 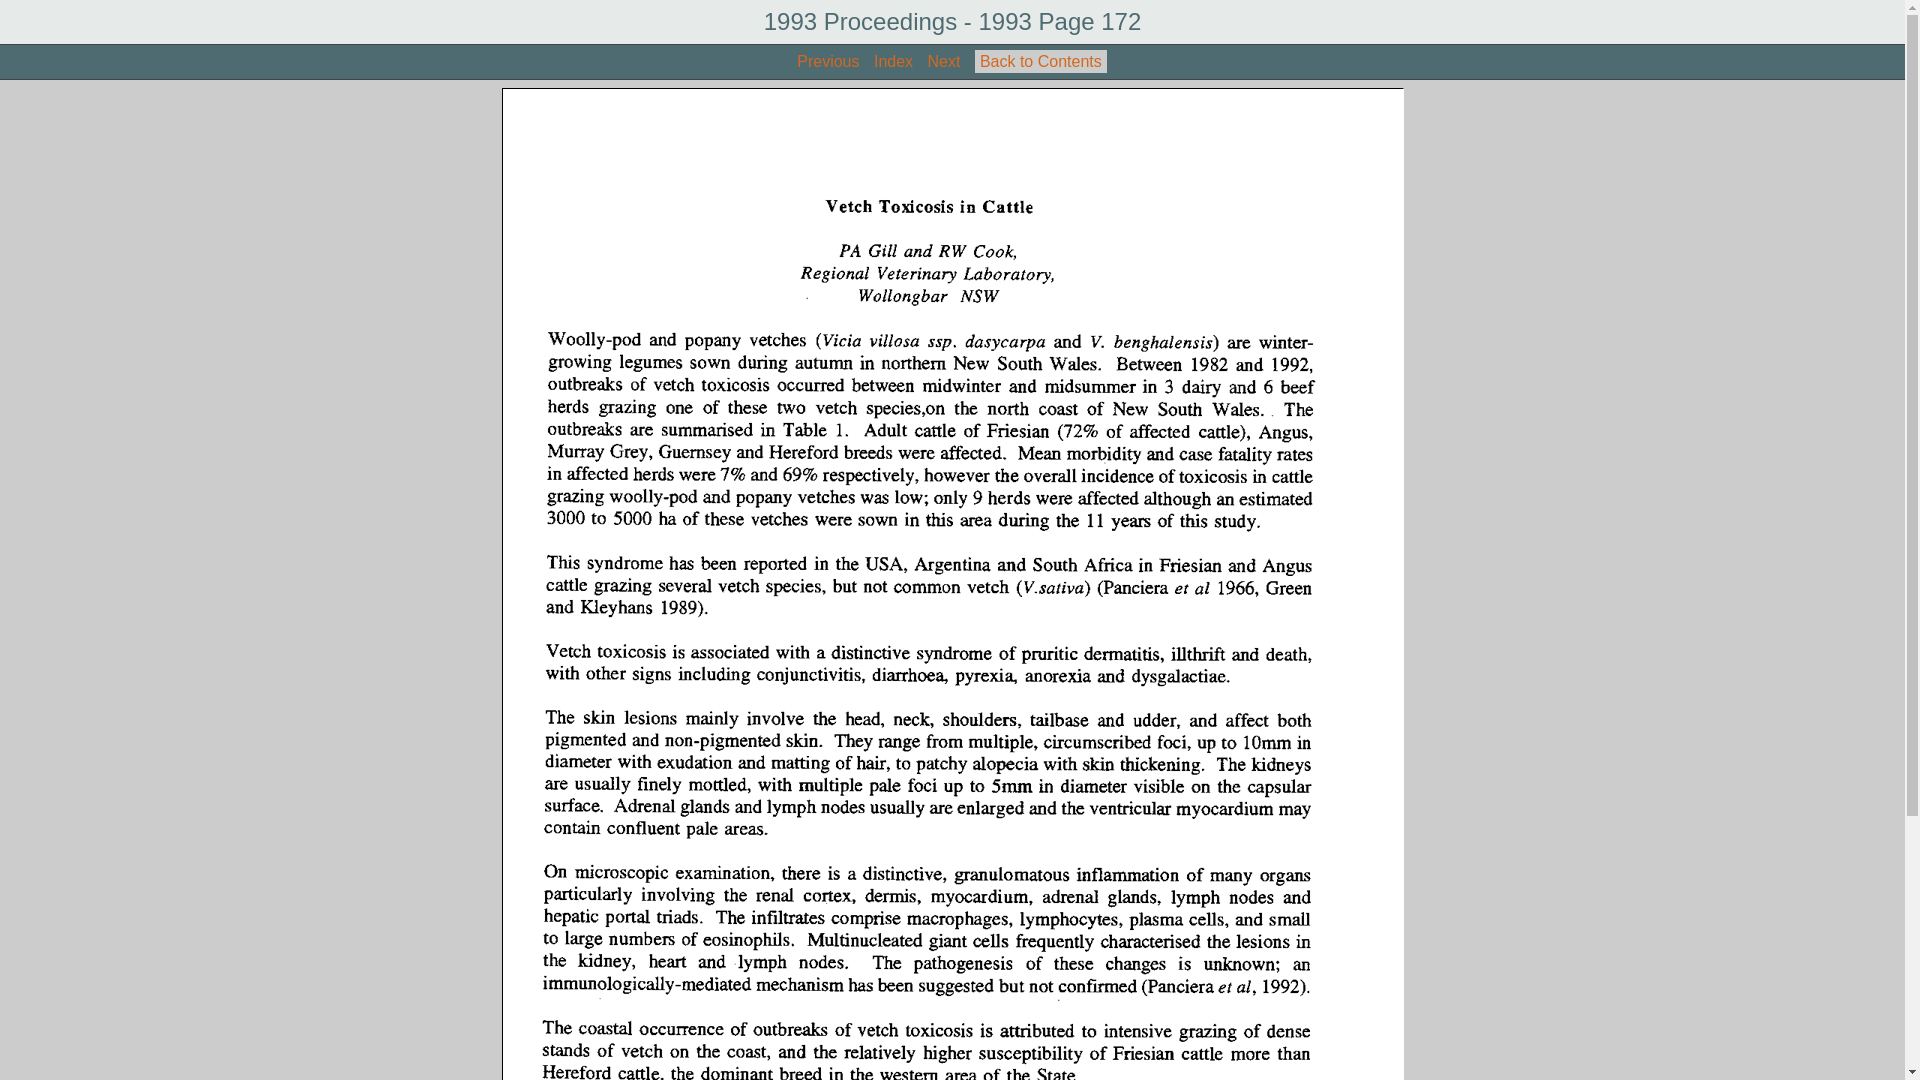 What do you see at coordinates (943, 60) in the screenshot?
I see `'Next'` at bounding box center [943, 60].